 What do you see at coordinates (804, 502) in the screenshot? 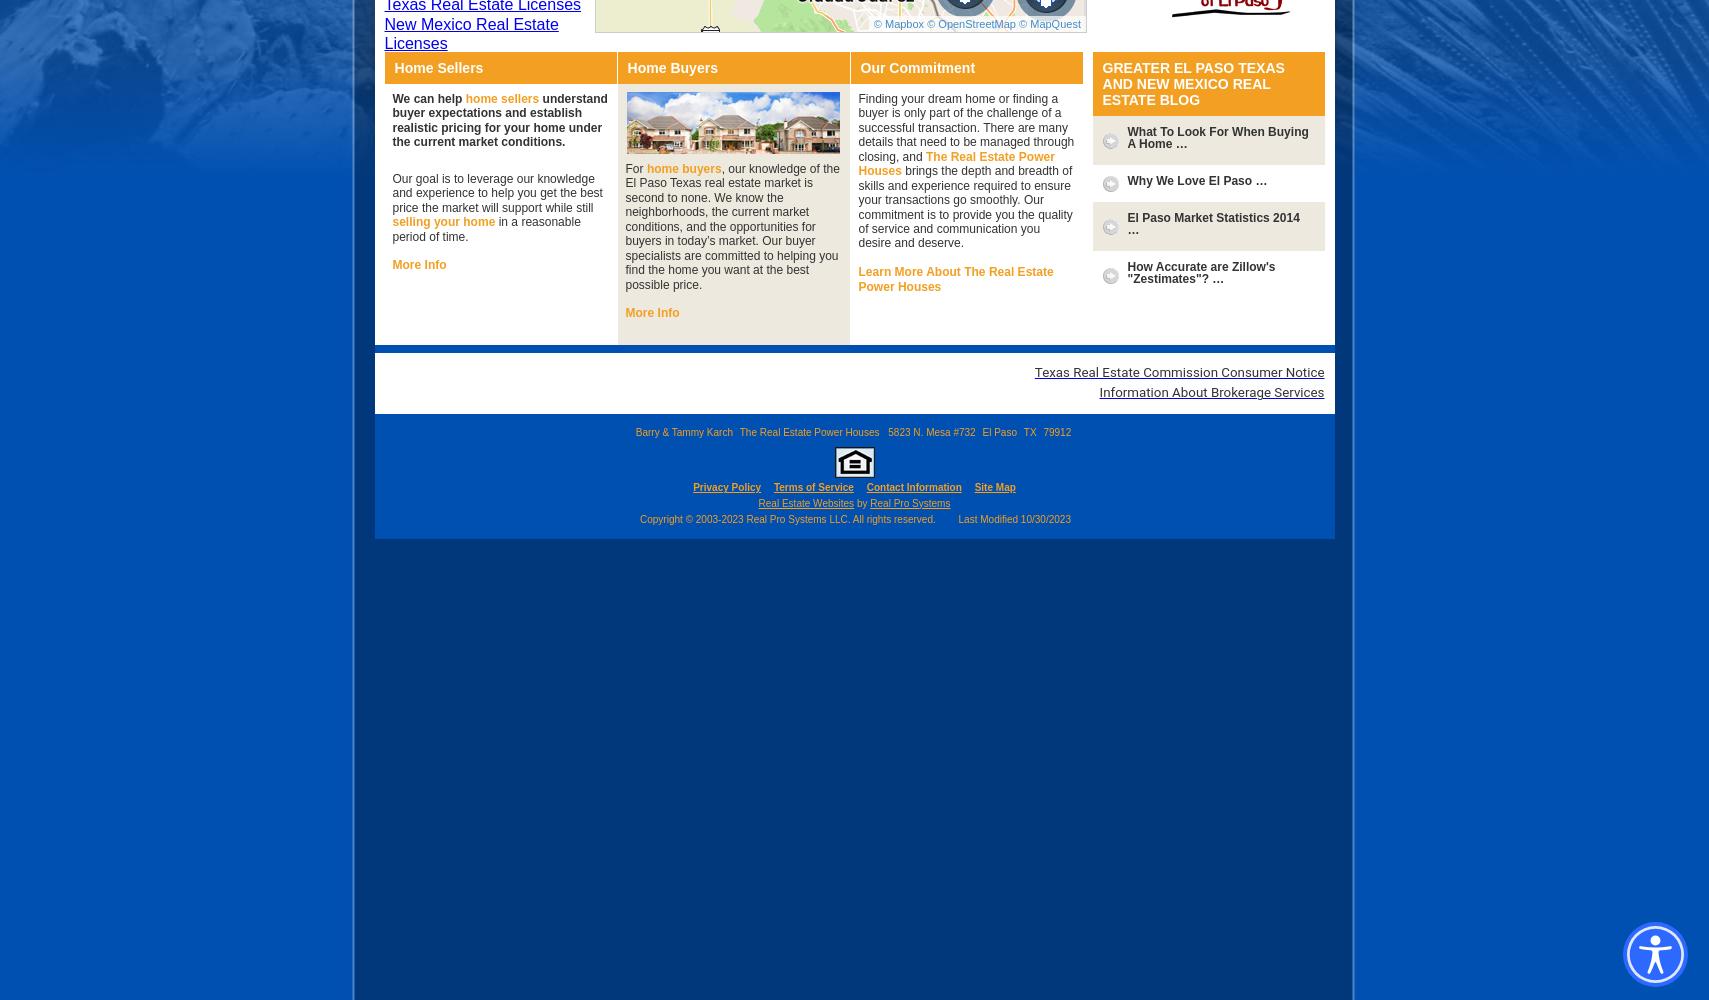
I see `'Real Estate Websites'` at bounding box center [804, 502].